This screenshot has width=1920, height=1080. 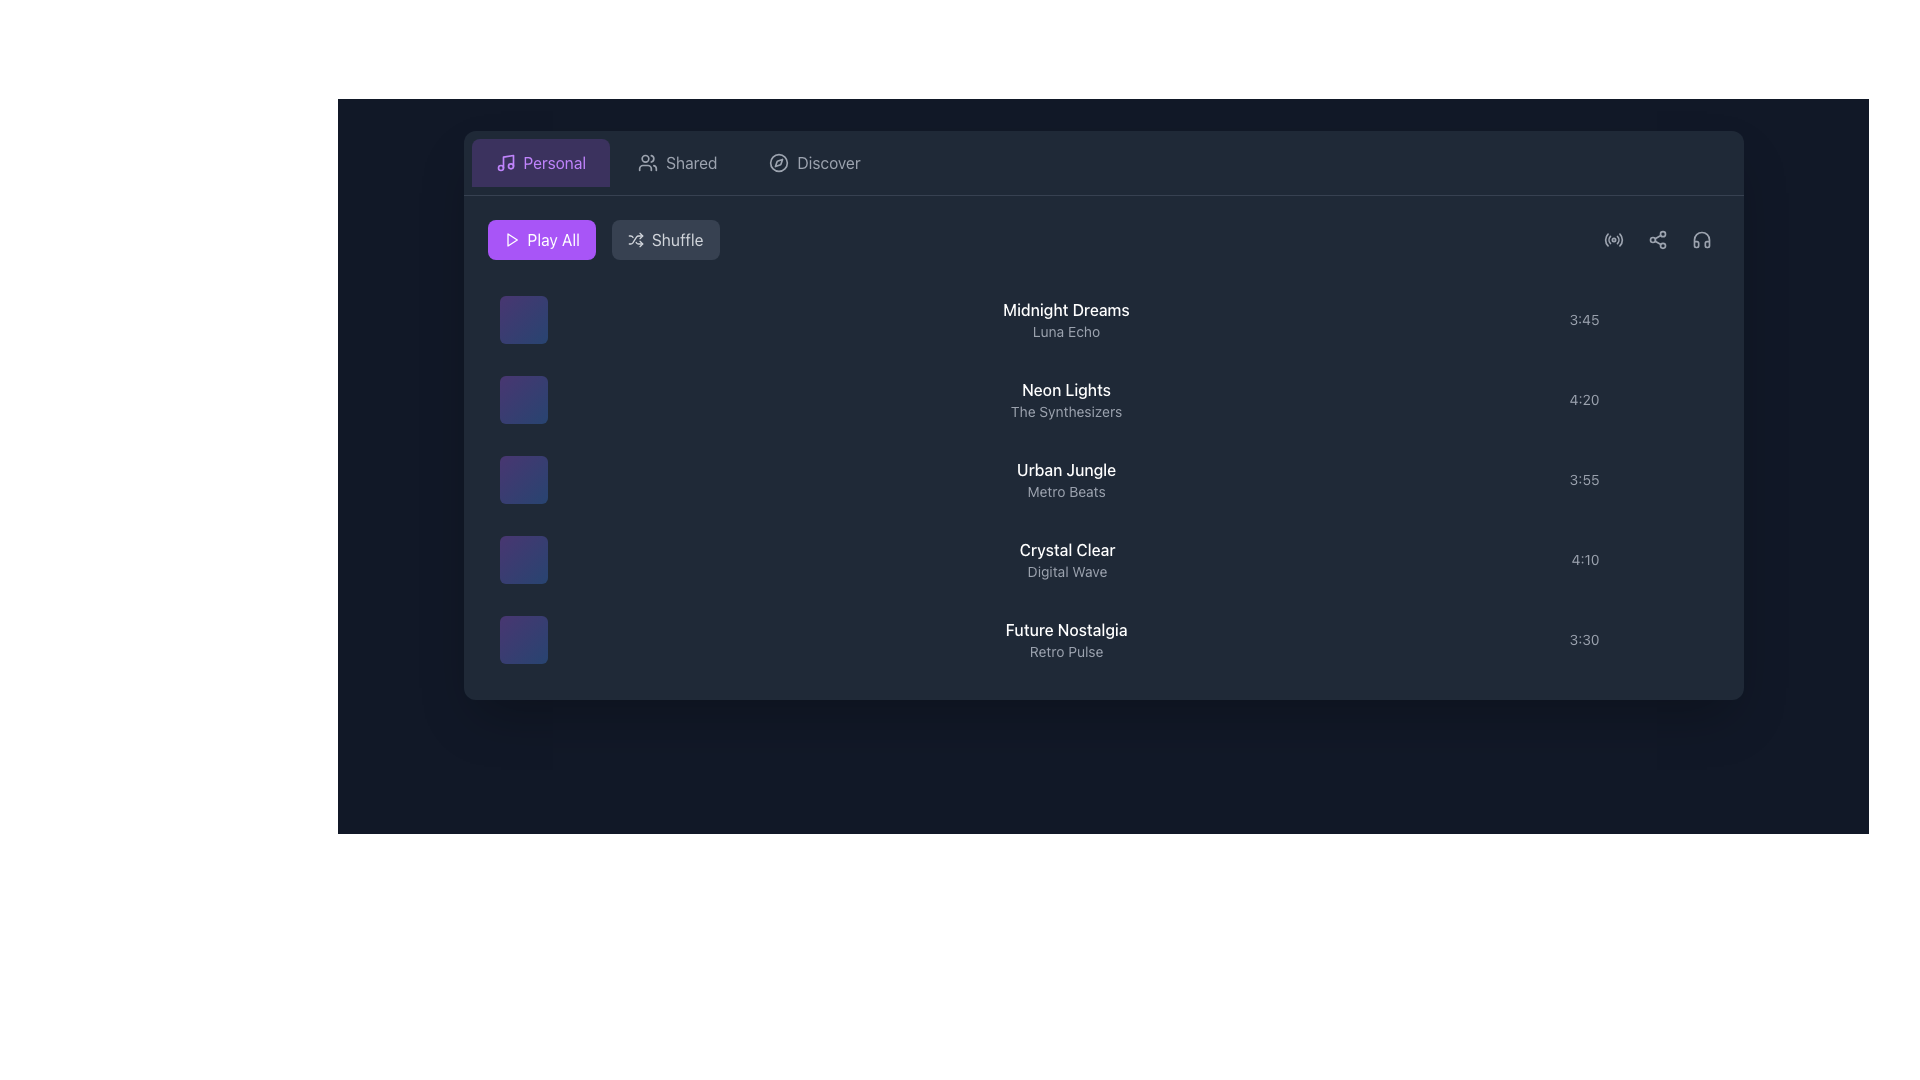 I want to click on the 'Play All' button, which is a white text on a purple background with a play triangle icon to its left, located at the top-left section of the interface, so click(x=553, y=238).